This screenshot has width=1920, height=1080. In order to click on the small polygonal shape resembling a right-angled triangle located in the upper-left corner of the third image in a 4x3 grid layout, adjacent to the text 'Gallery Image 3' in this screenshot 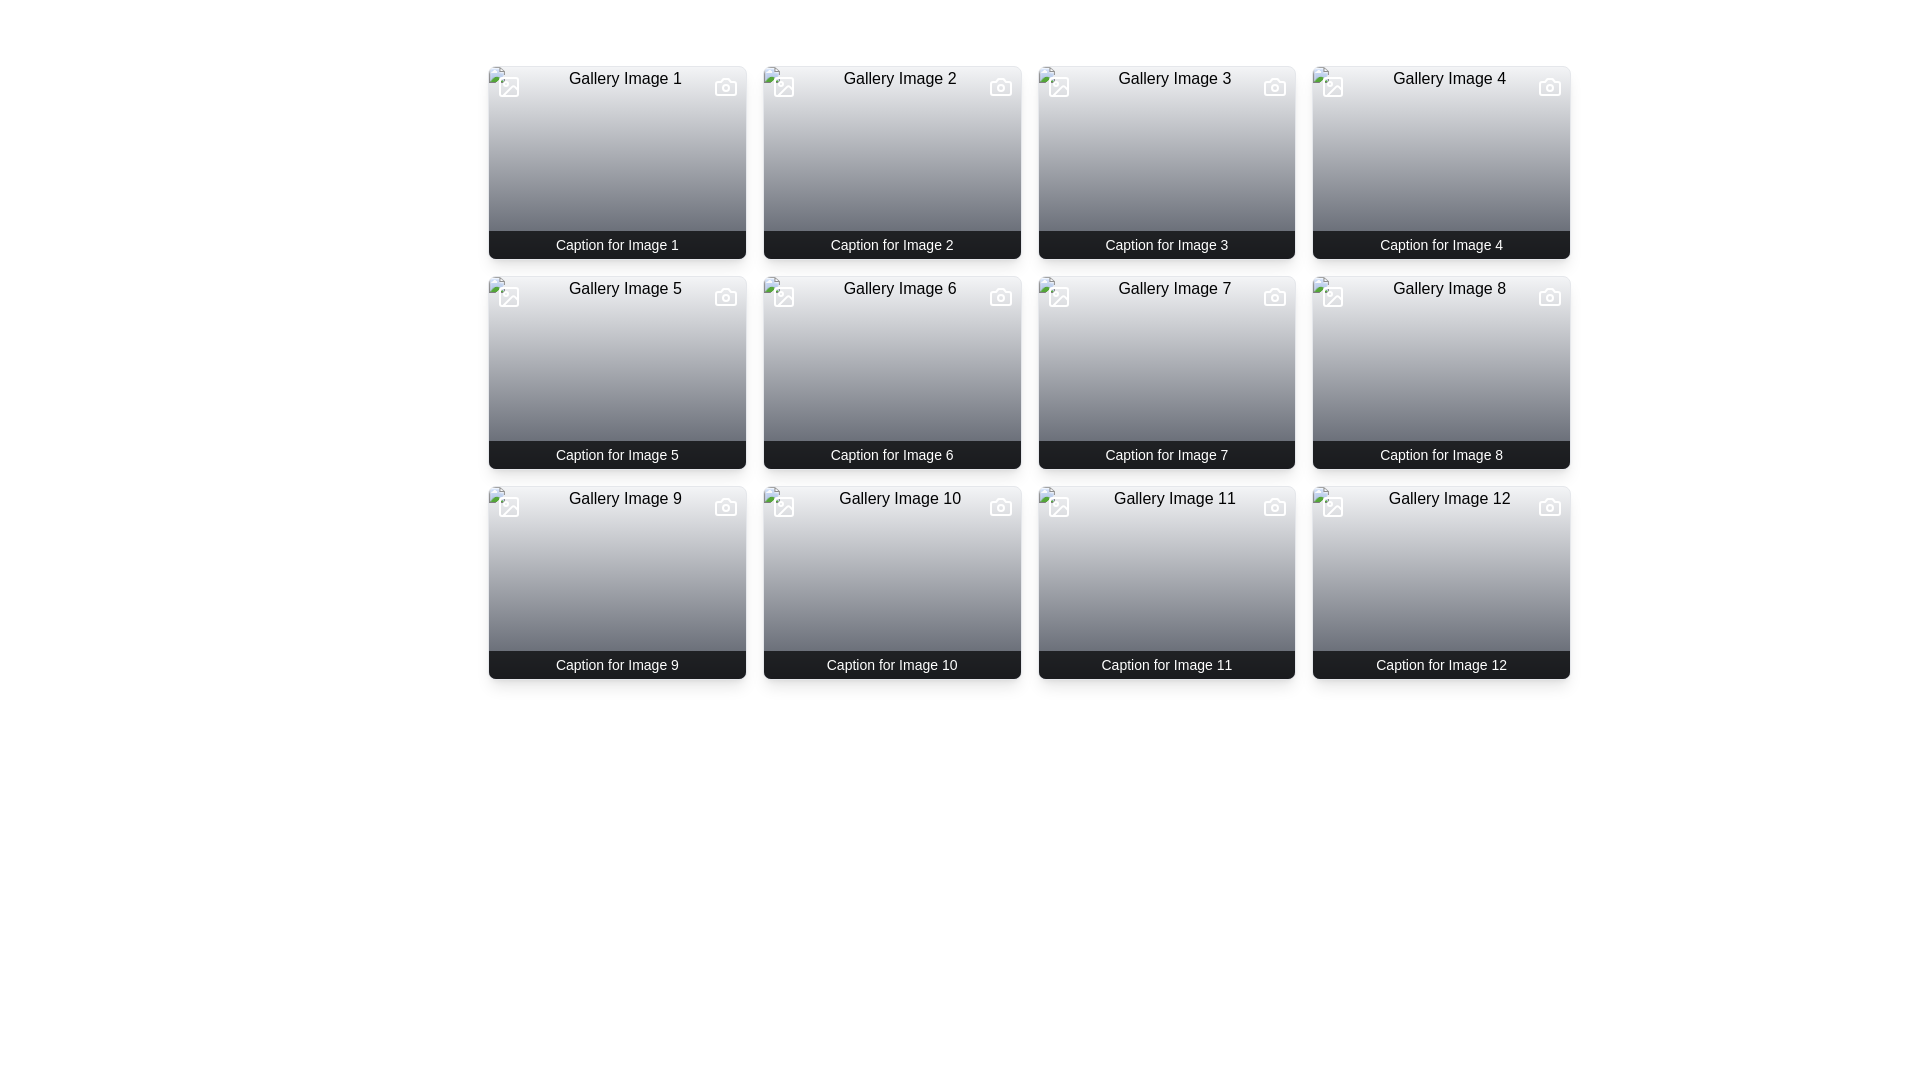, I will do `click(1059, 91)`.